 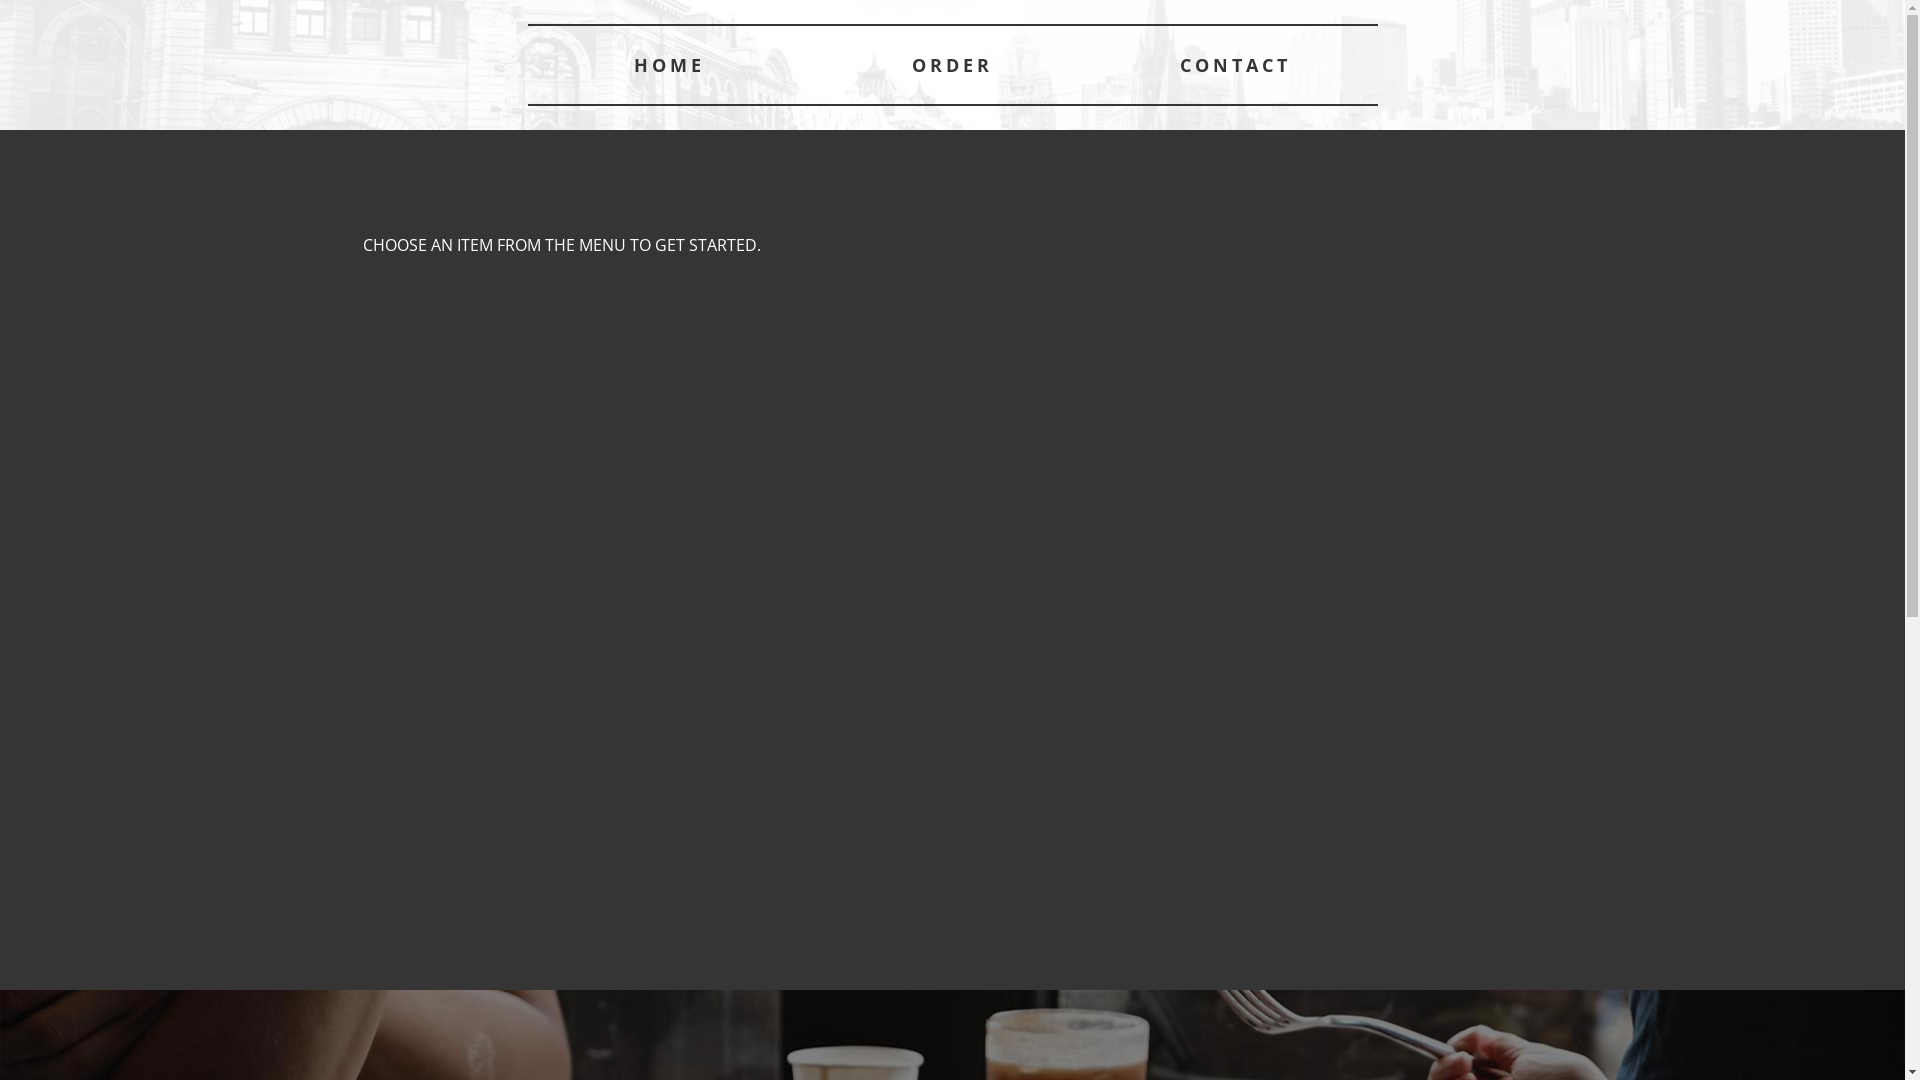 What do you see at coordinates (669, 64) in the screenshot?
I see `'HOME'` at bounding box center [669, 64].